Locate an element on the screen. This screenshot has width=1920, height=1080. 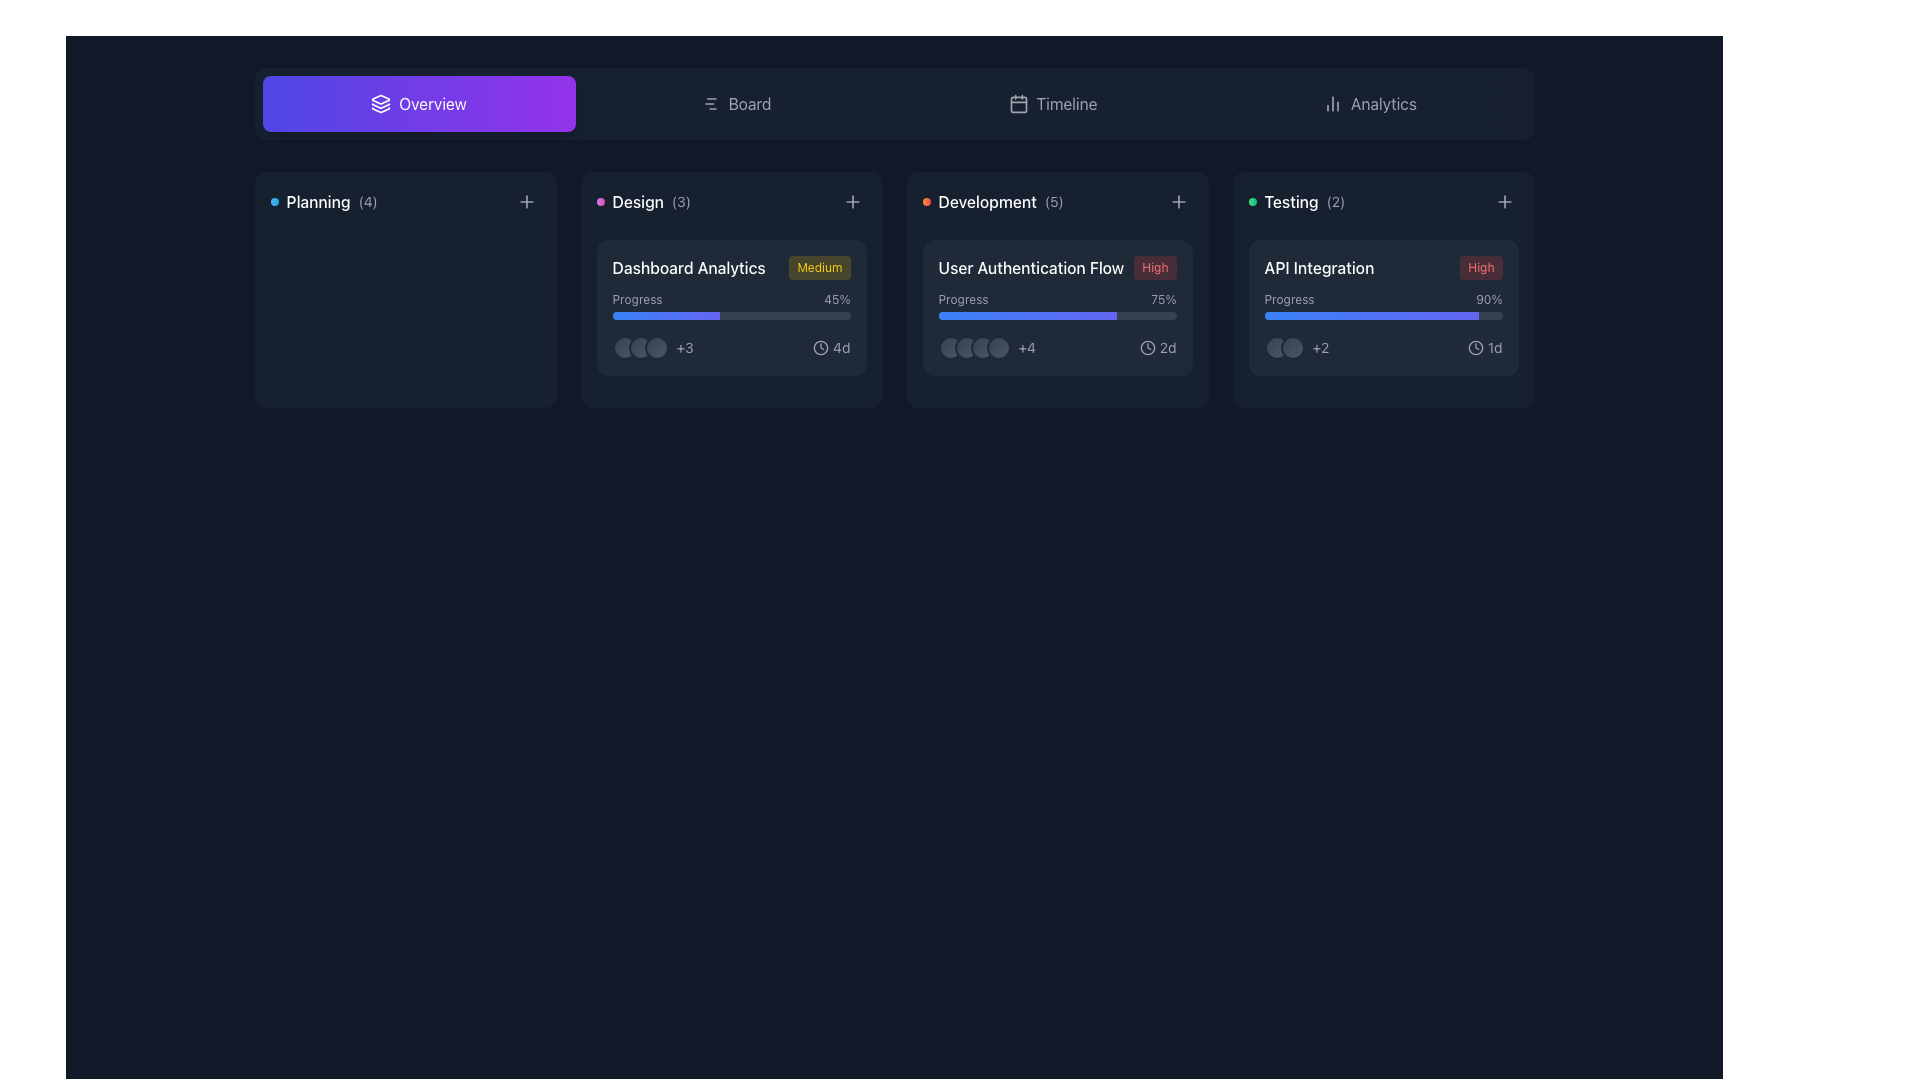
the 'High' priority label located to the right of the 'User Authentication Flow' text within the 'Development' card is located at coordinates (1155, 266).